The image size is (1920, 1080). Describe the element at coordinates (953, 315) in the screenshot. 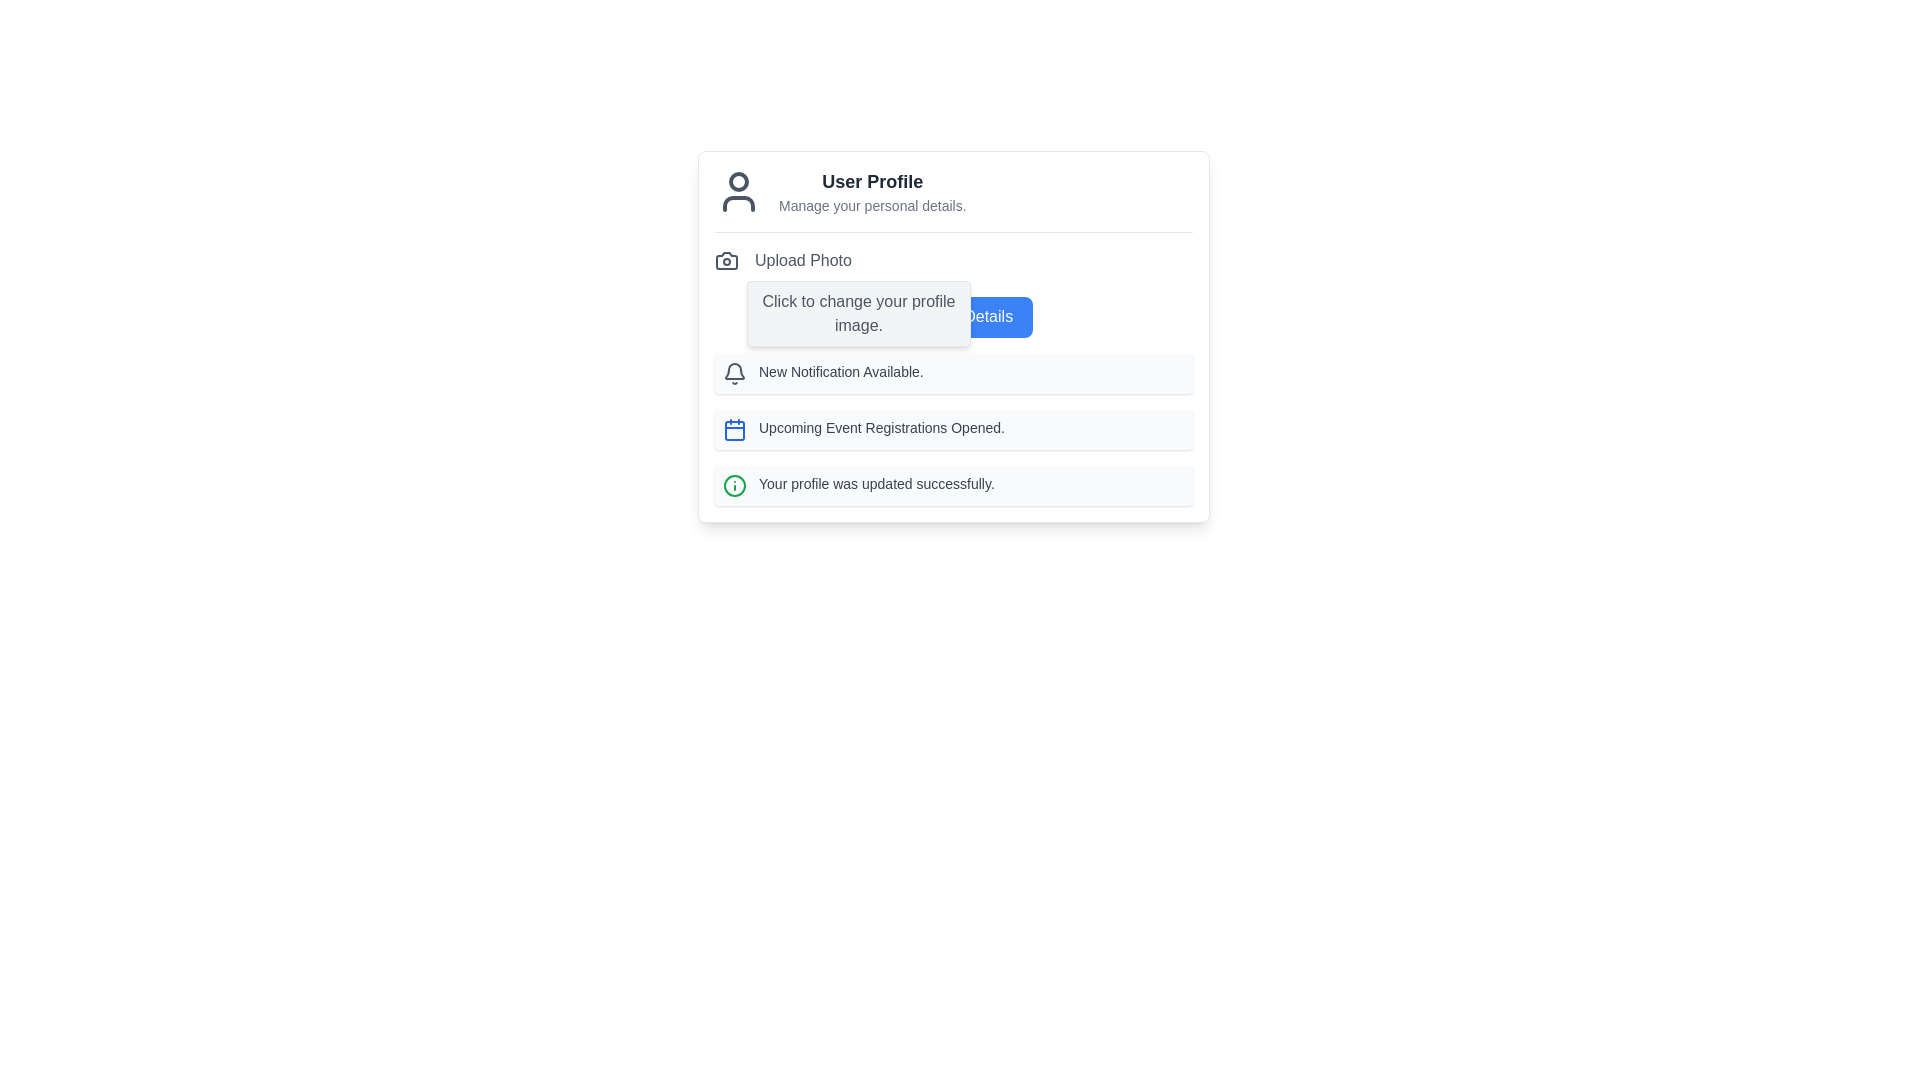

I see `the user profile details button` at that location.